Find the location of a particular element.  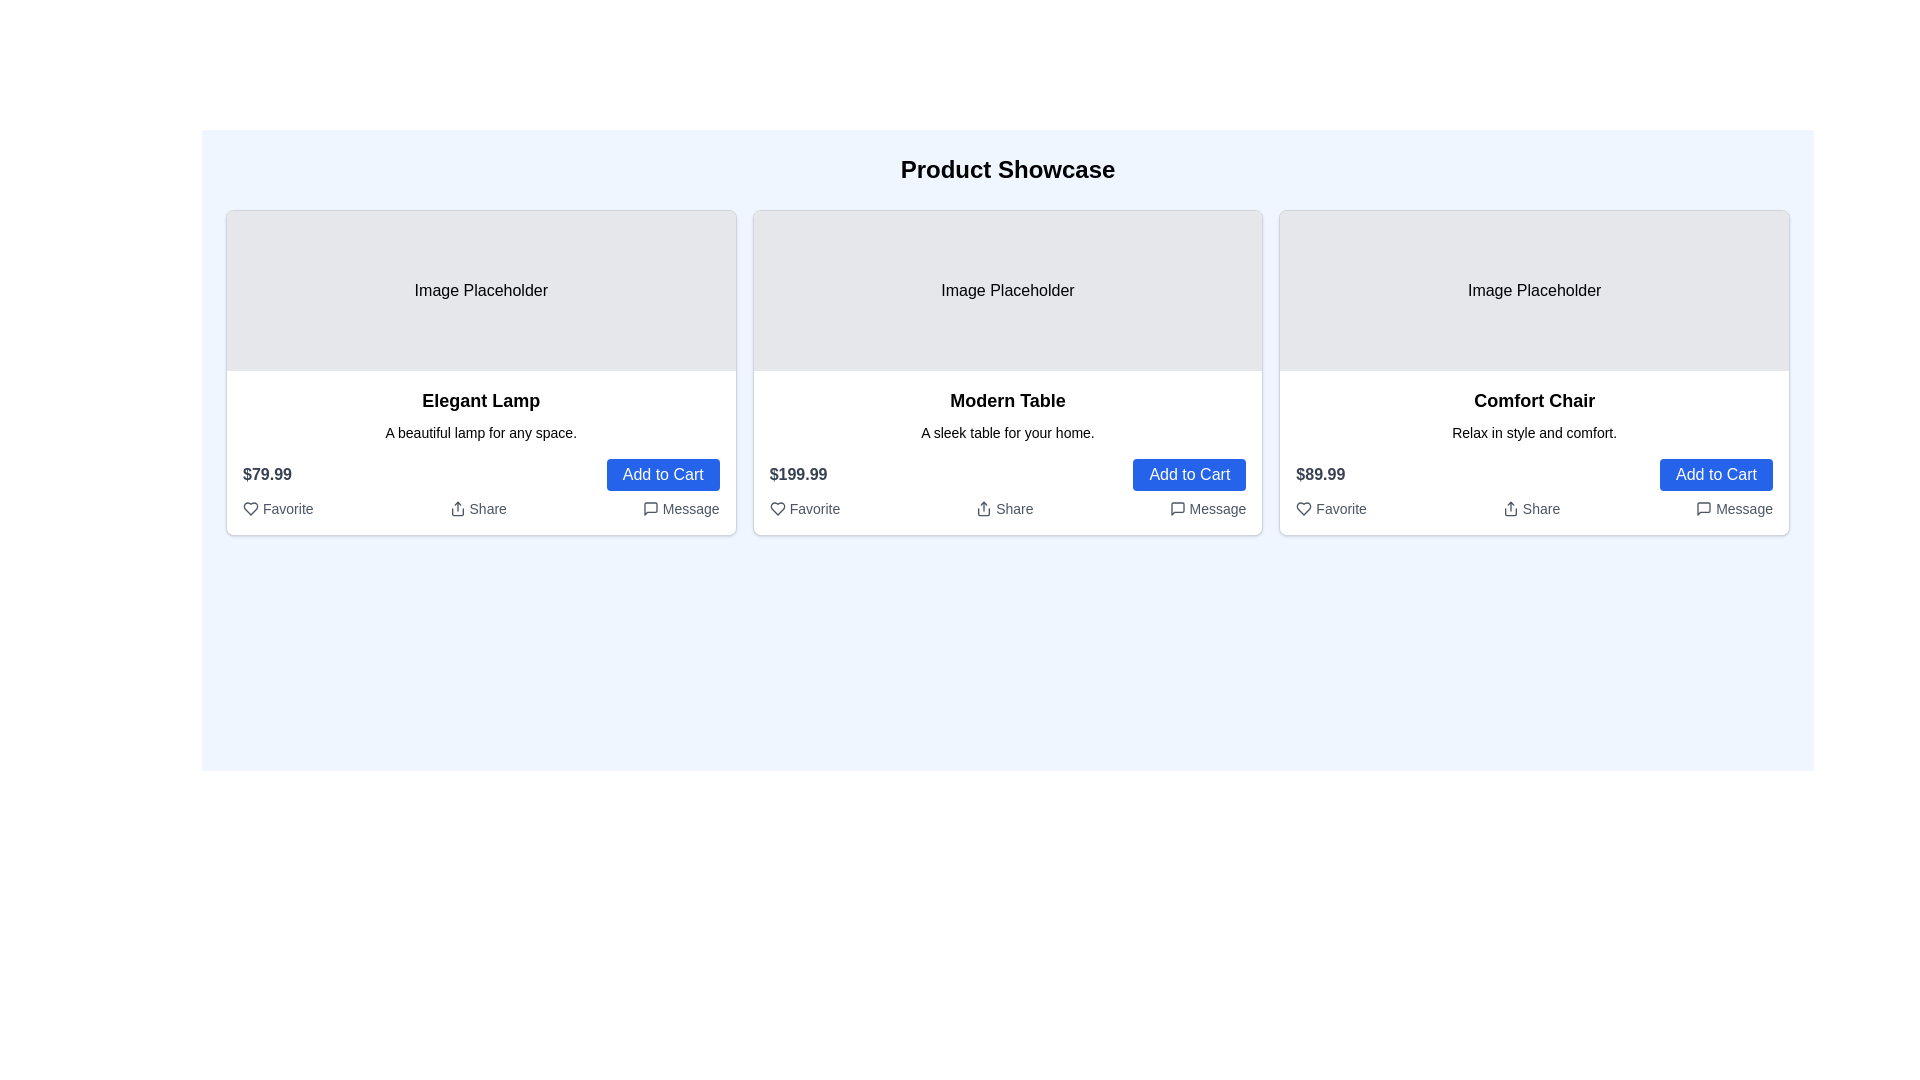

the share icon, which features an upward arrow emerging from a box, located to the left of the 'Share' text in the 'Elegant Lamp' actions is located at coordinates (455, 508).